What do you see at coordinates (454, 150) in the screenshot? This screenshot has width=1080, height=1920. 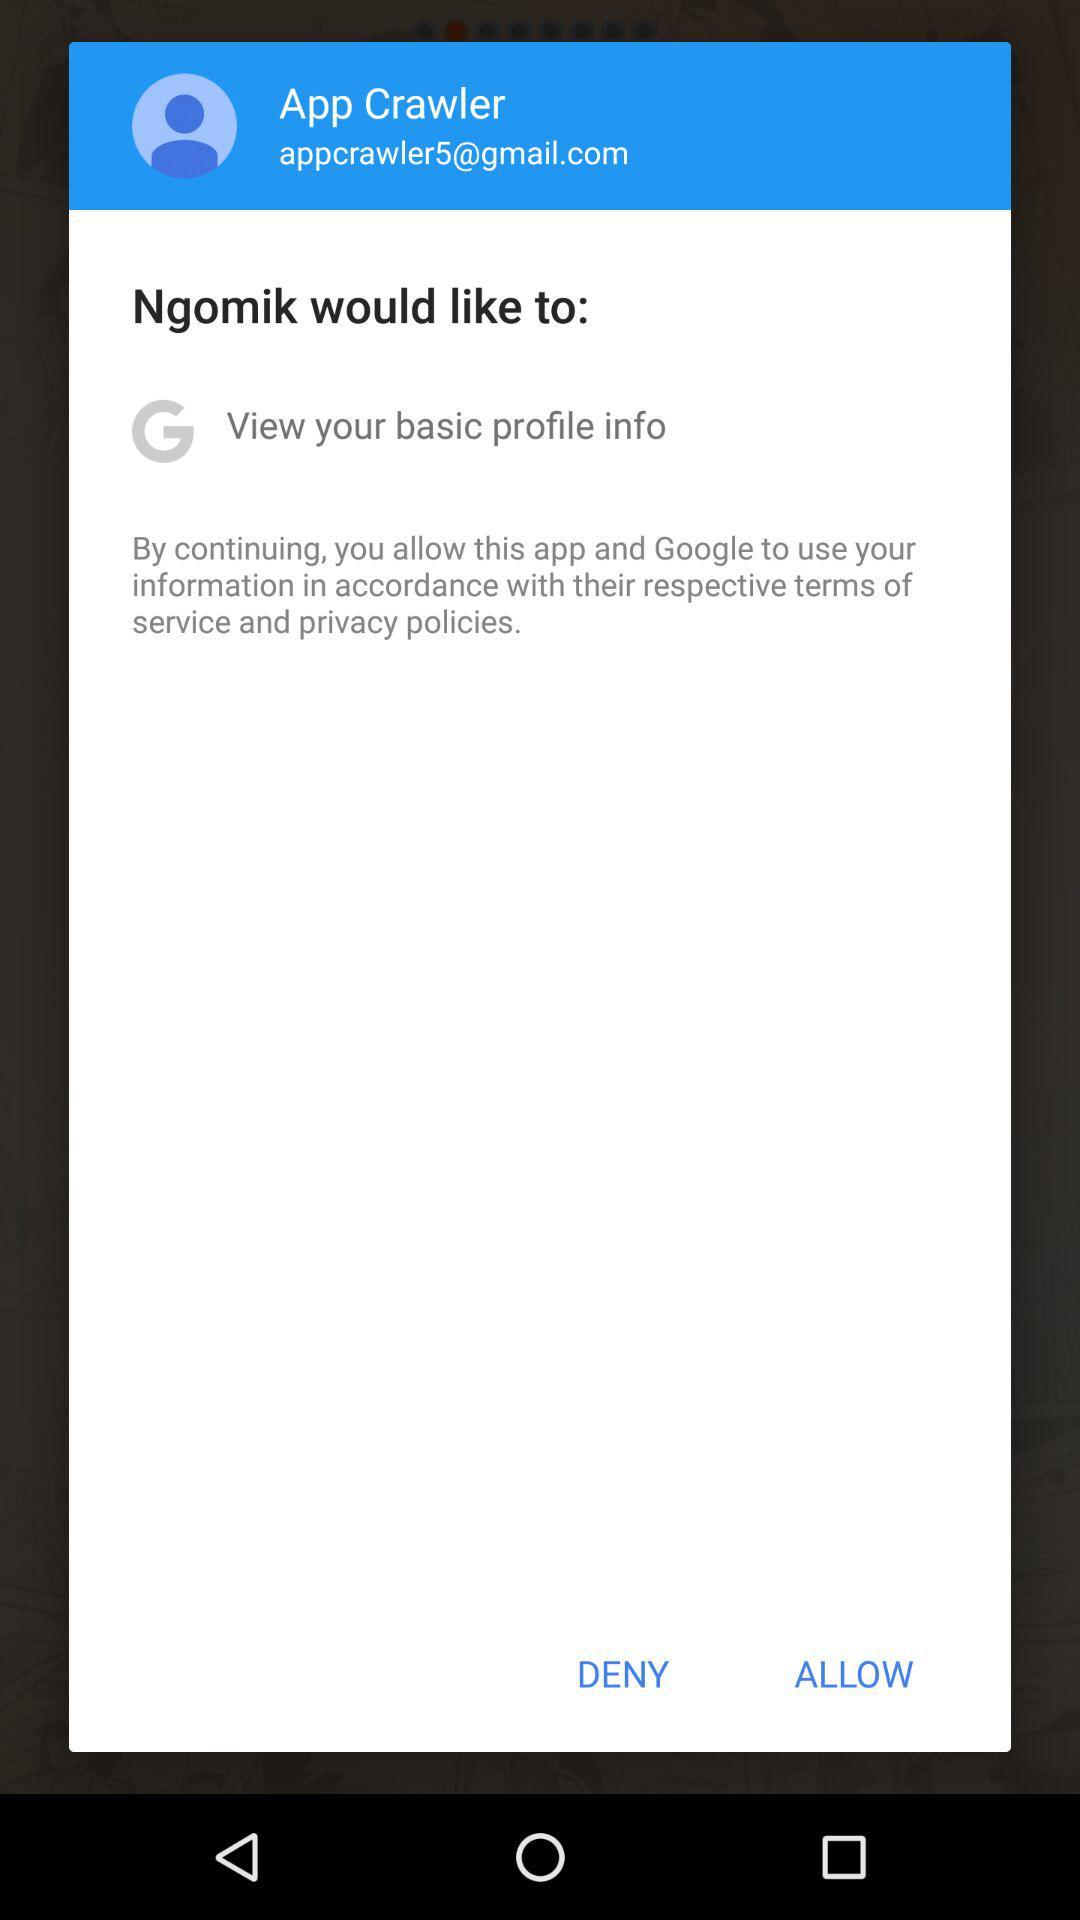 I see `the app below app crawler item` at bounding box center [454, 150].